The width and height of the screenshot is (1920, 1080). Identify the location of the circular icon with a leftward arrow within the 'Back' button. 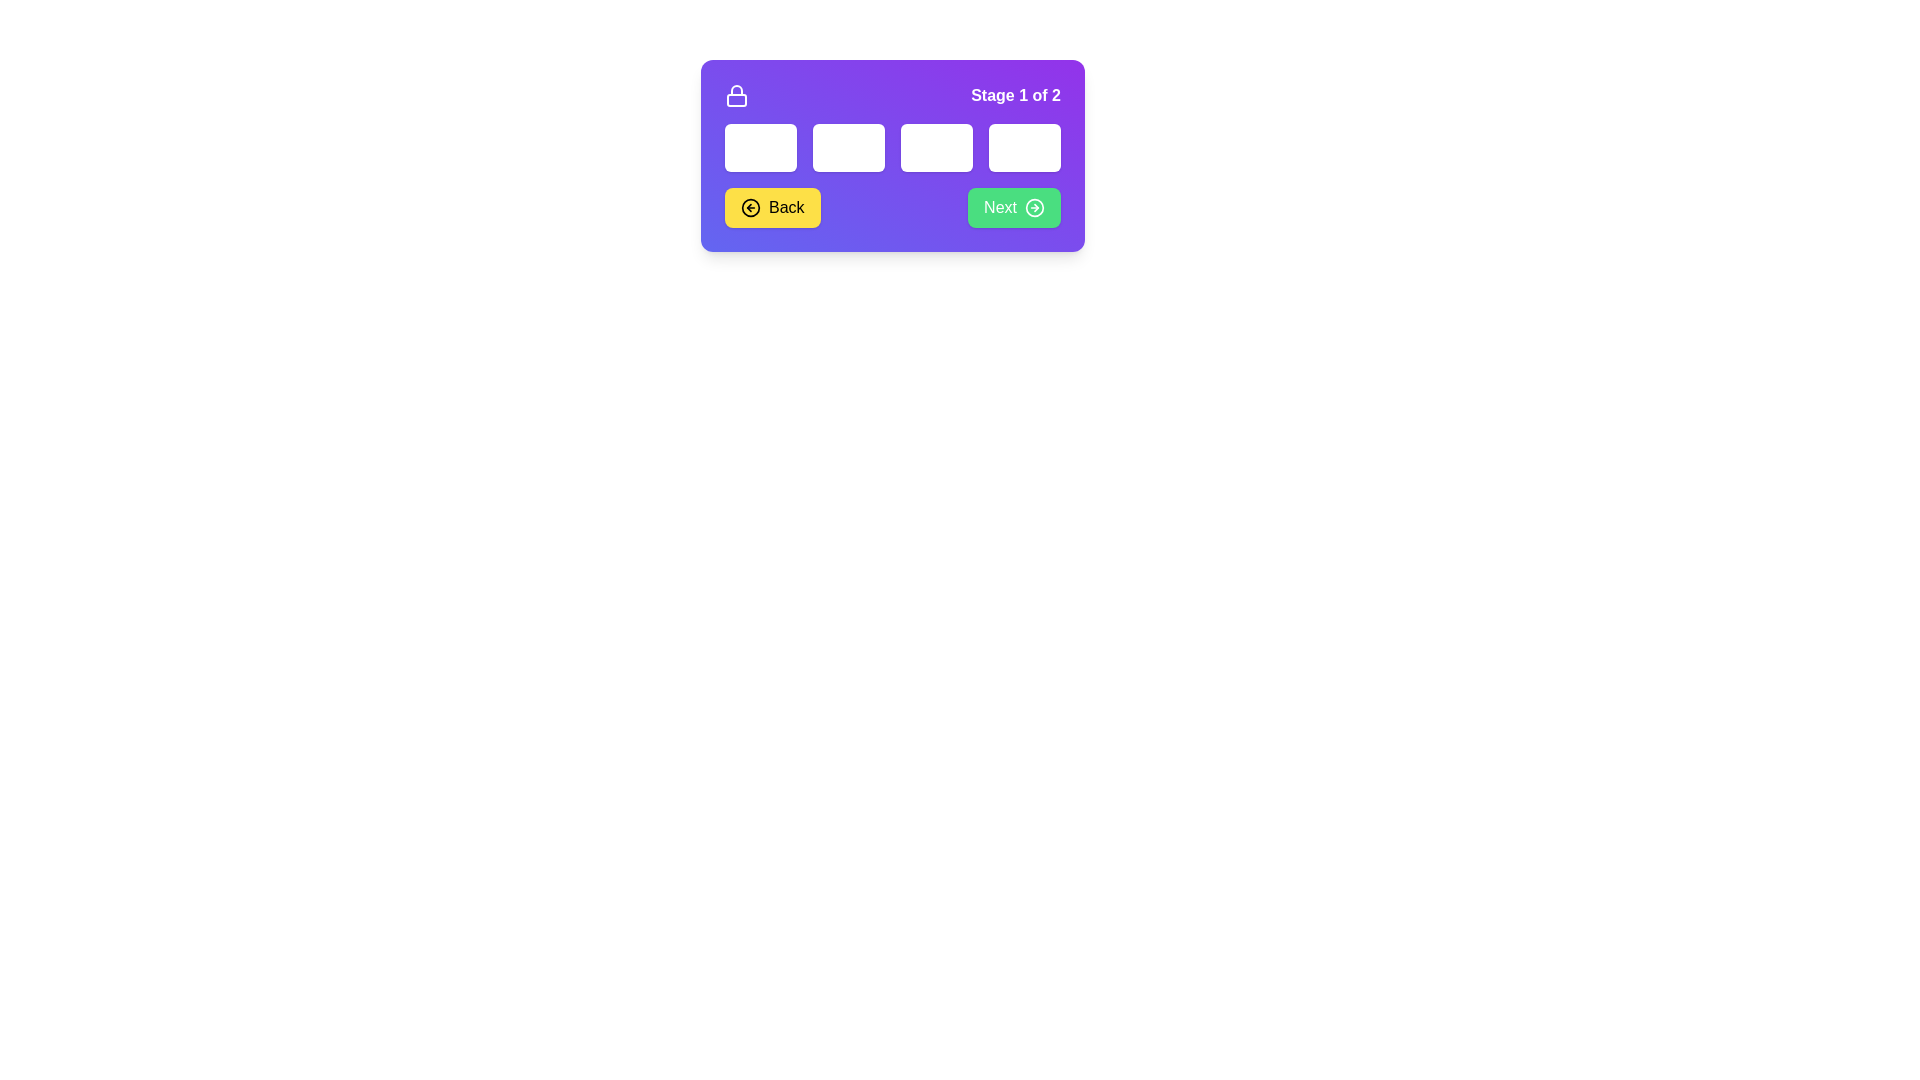
(749, 208).